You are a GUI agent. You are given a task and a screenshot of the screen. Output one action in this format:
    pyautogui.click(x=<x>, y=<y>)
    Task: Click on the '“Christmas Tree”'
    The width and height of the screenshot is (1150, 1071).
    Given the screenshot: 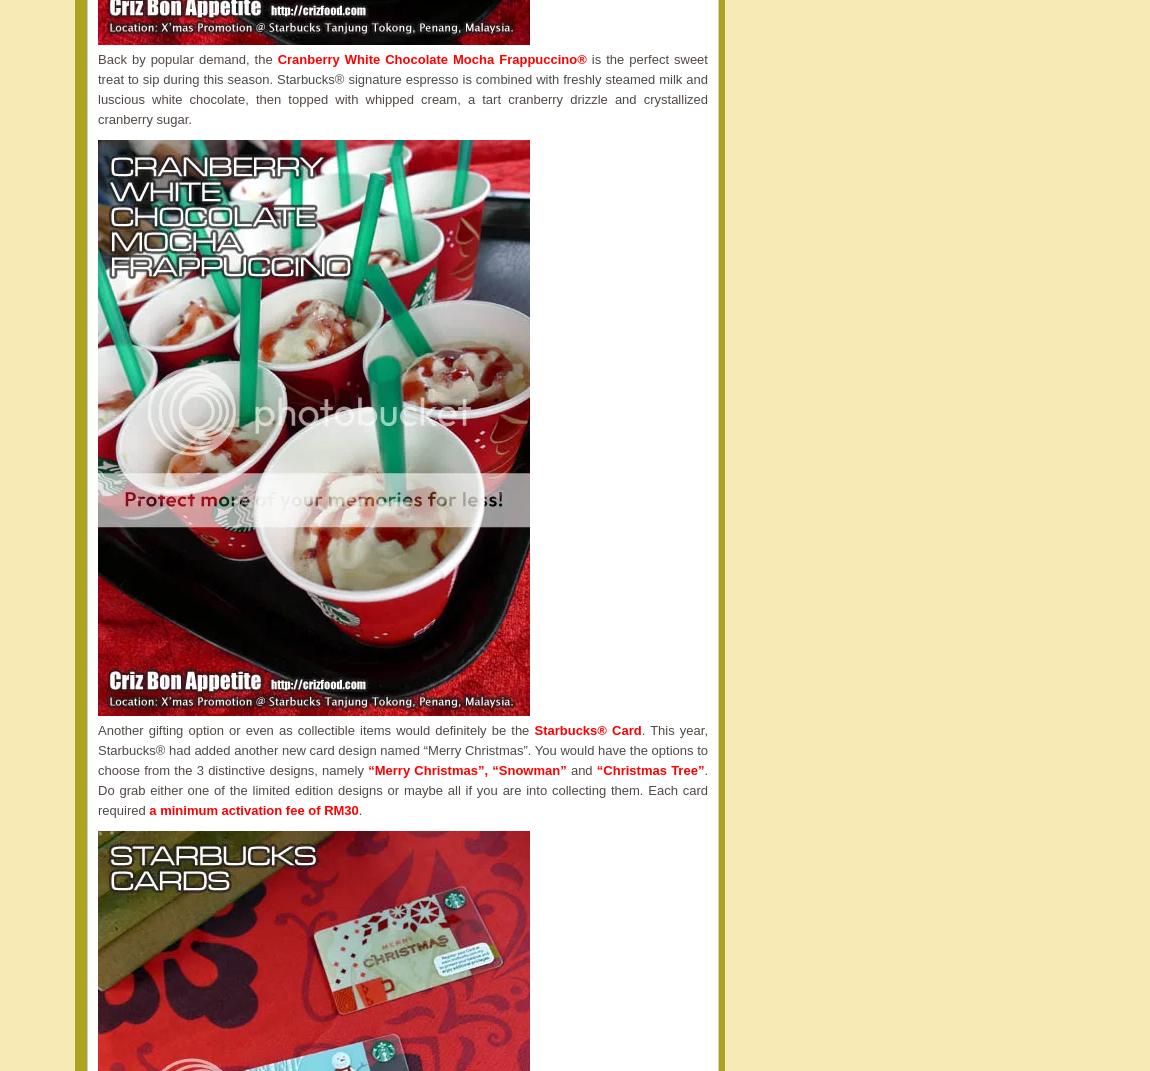 What is the action you would take?
    pyautogui.click(x=595, y=769)
    